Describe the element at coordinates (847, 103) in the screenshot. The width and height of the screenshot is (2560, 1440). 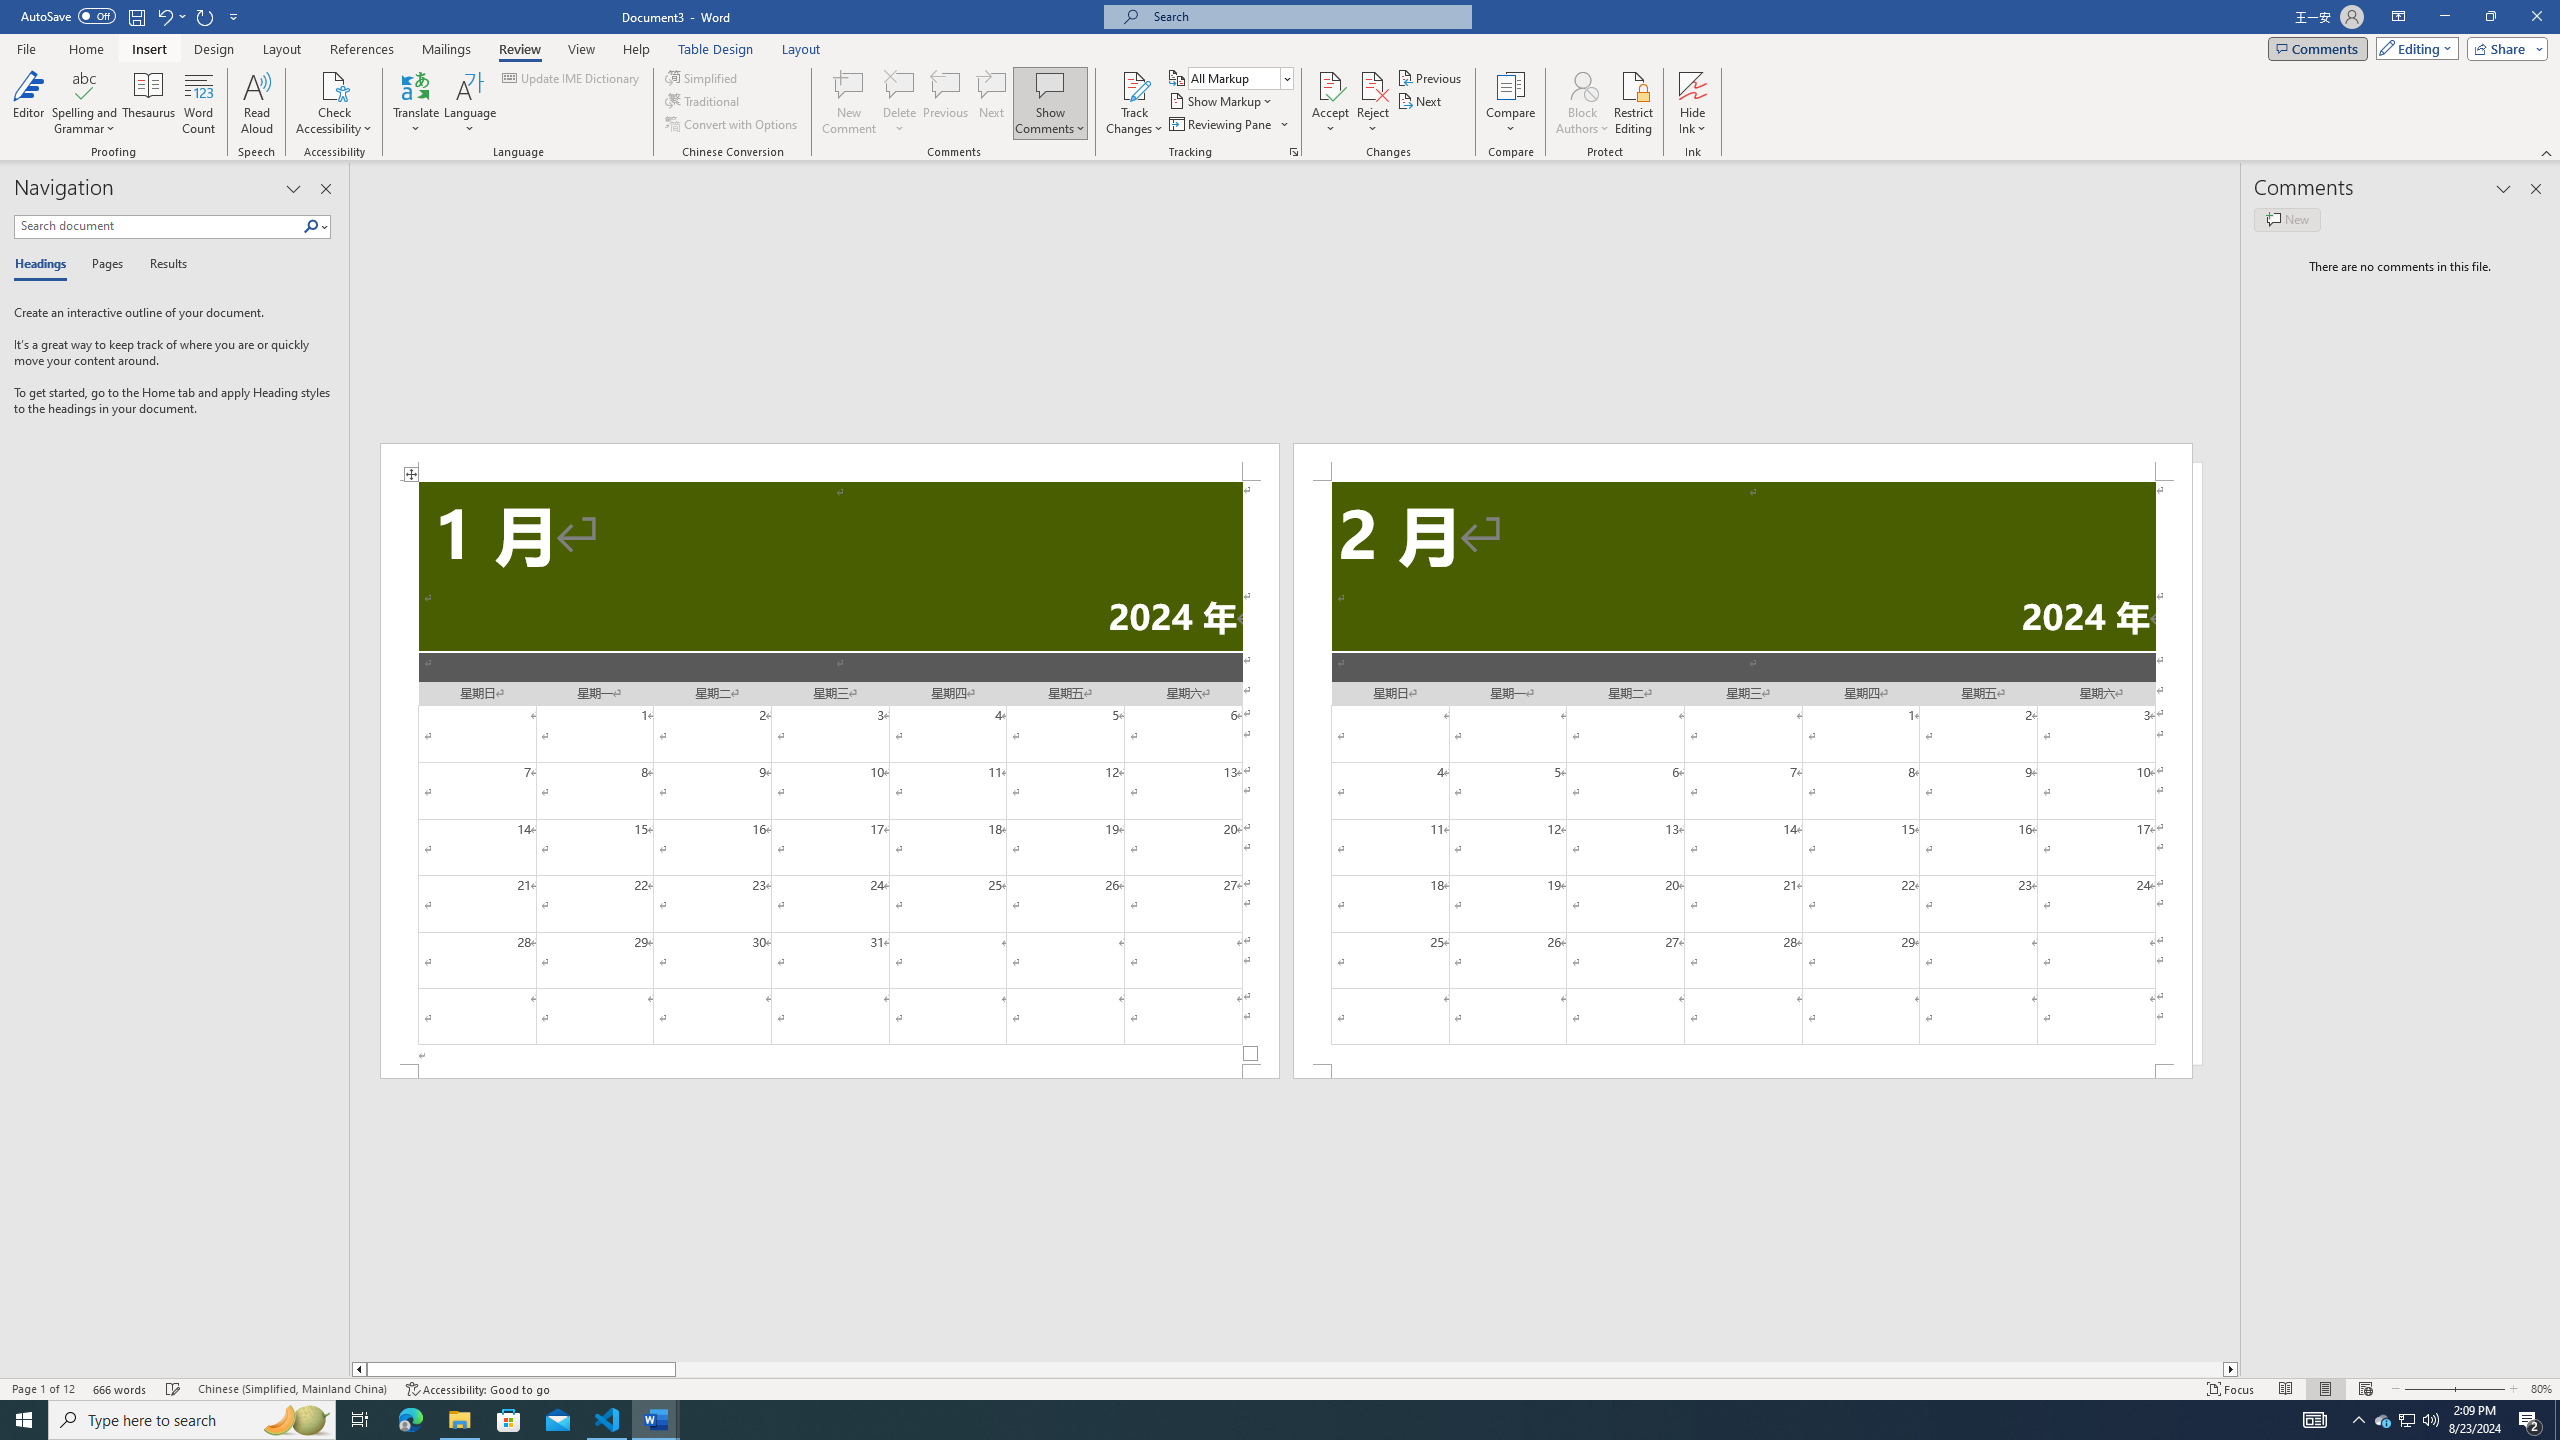
I see `'New Comment'` at that location.